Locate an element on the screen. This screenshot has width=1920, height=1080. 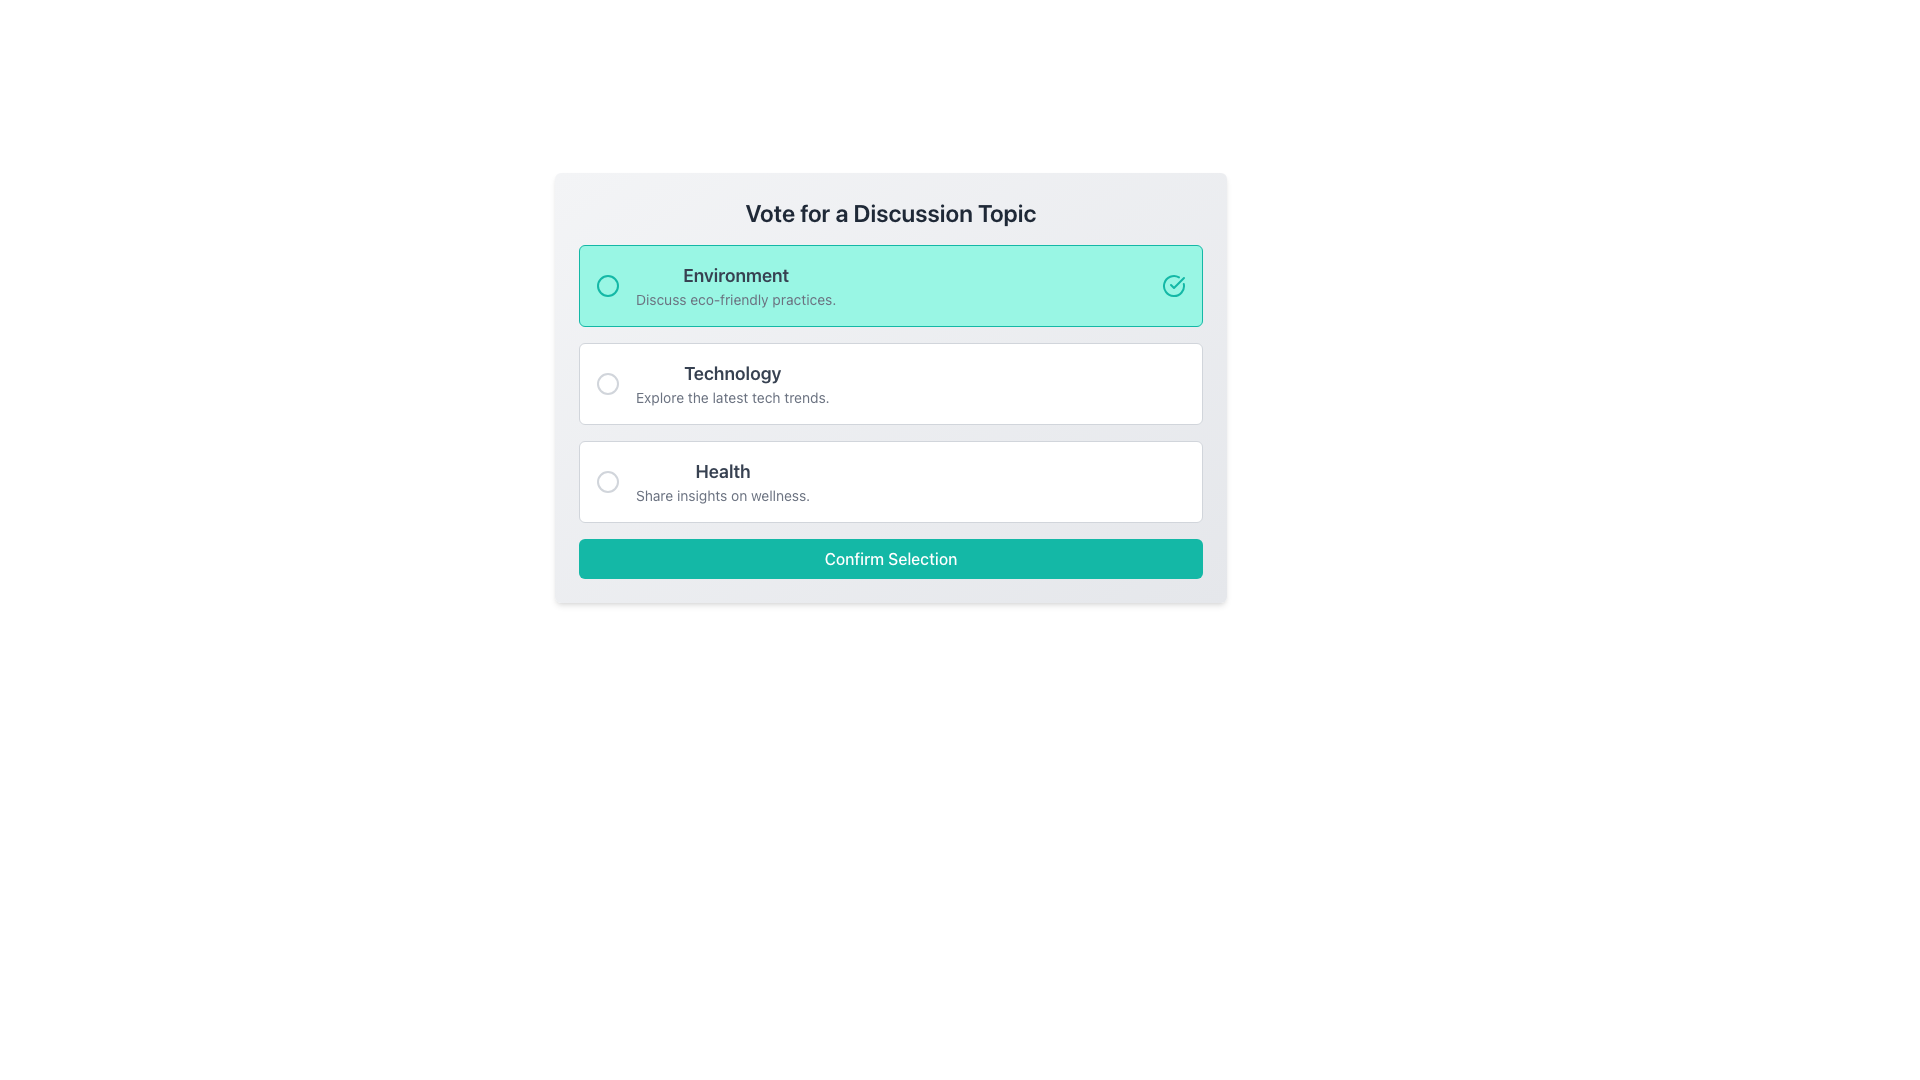
the text label 'Environment' which is styled with a bold font and is the first item in a vertical list under the header 'Vote for a Discussion Topic' is located at coordinates (735, 276).